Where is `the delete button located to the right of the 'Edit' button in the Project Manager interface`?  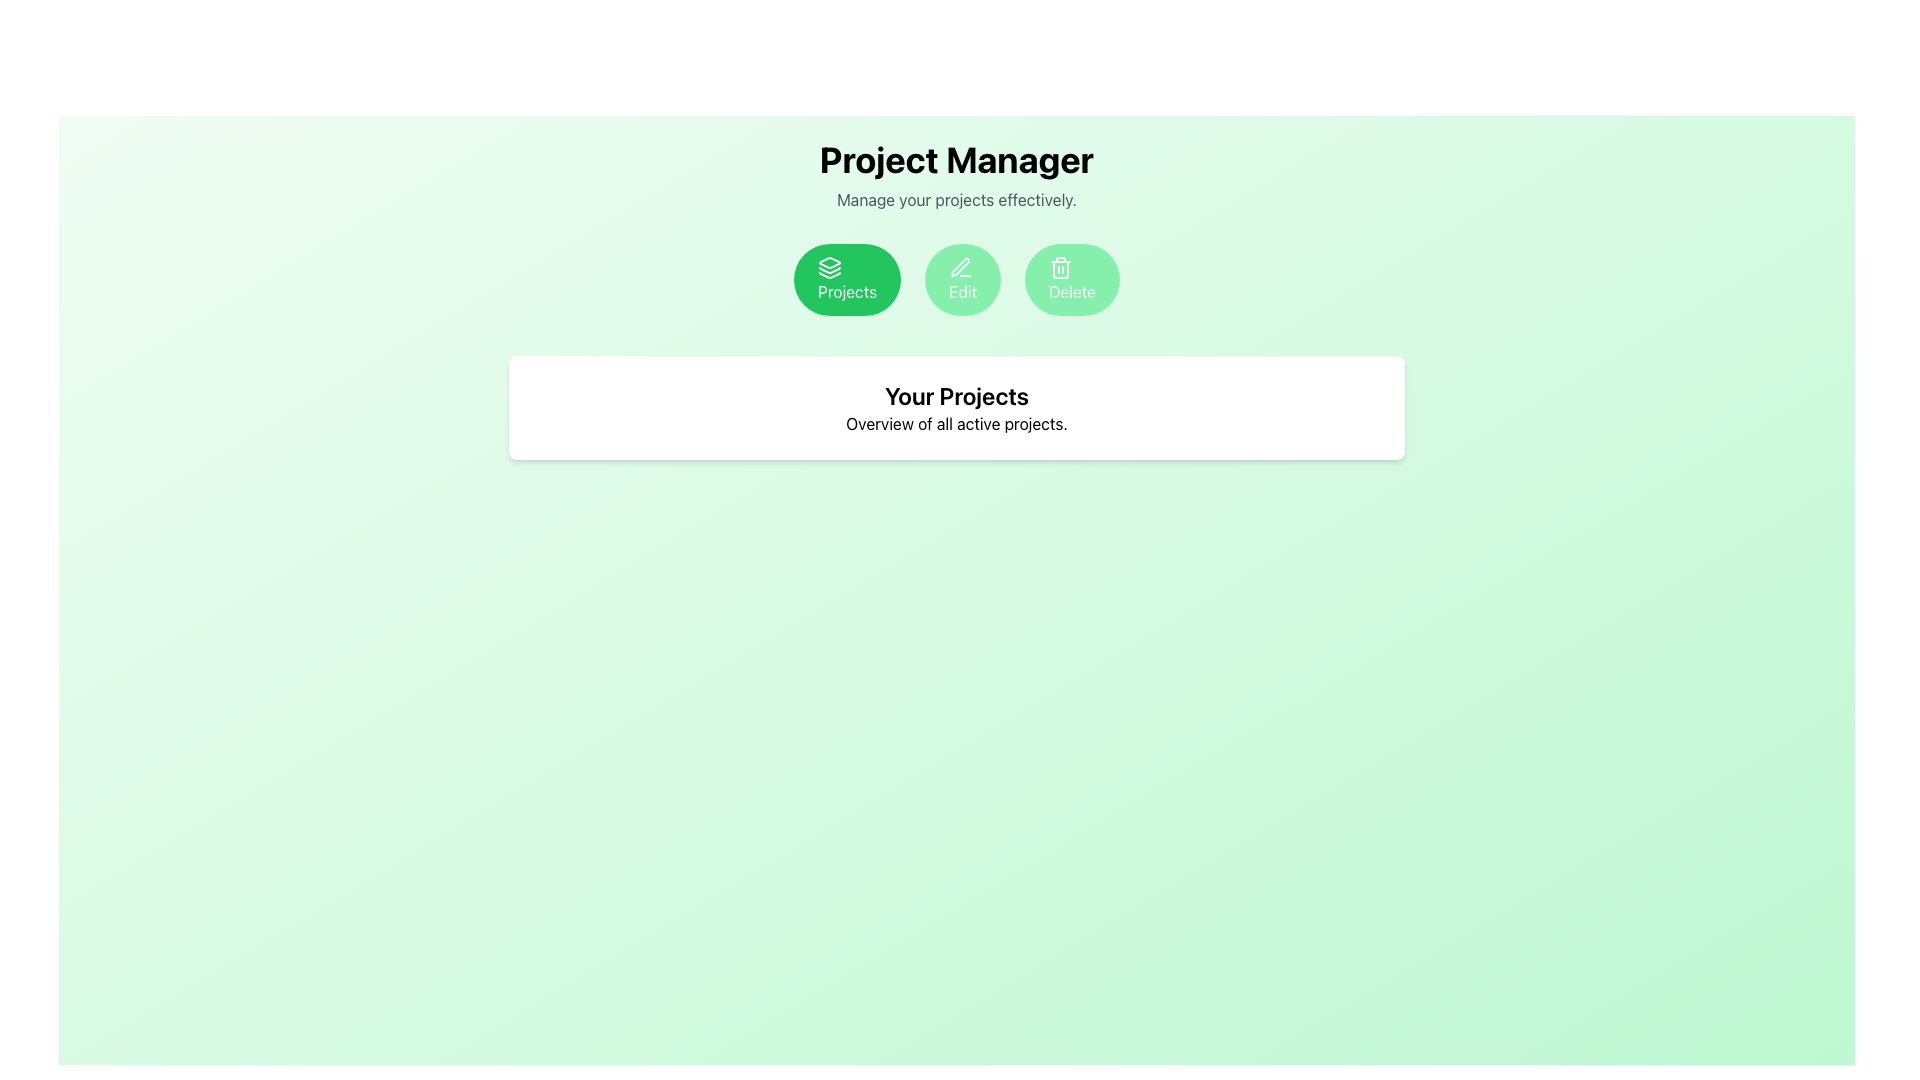 the delete button located to the right of the 'Edit' button in the Project Manager interface is located at coordinates (1071, 280).